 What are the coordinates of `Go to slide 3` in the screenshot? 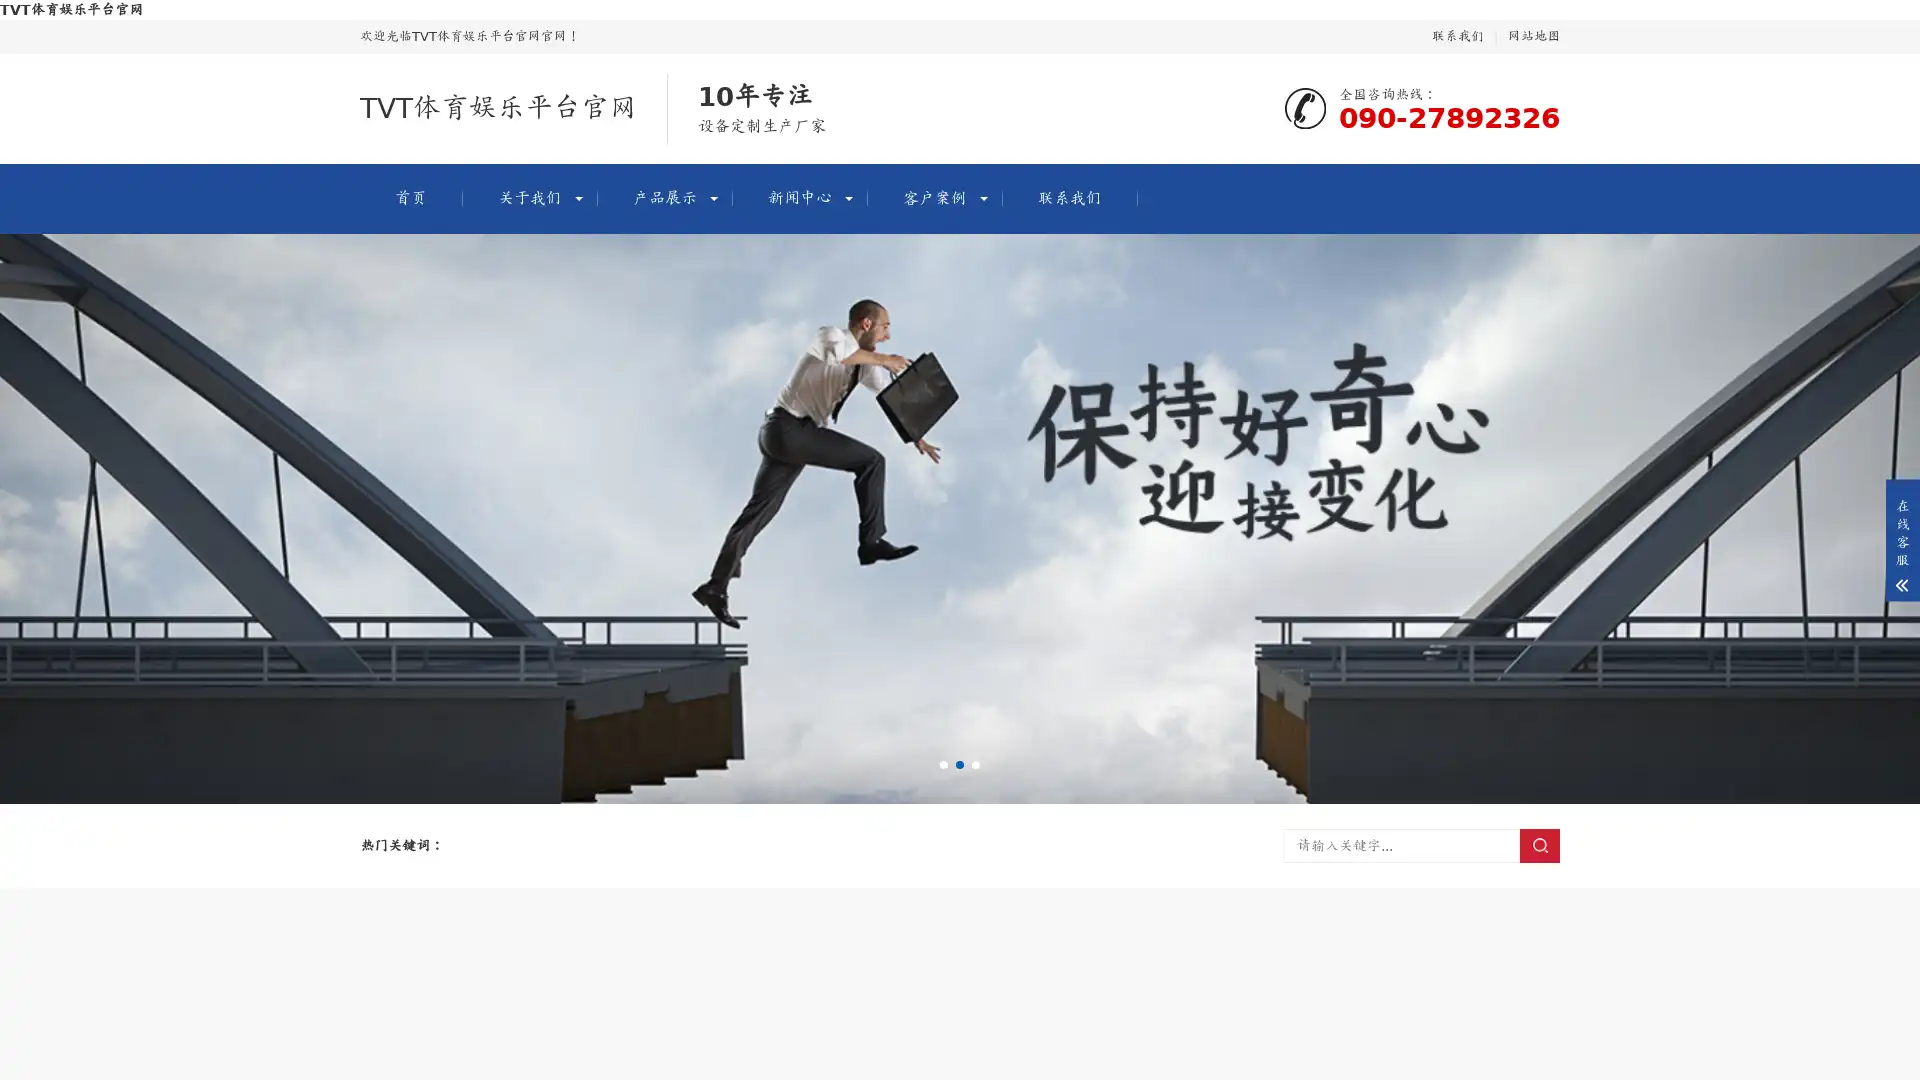 It's located at (975, 764).